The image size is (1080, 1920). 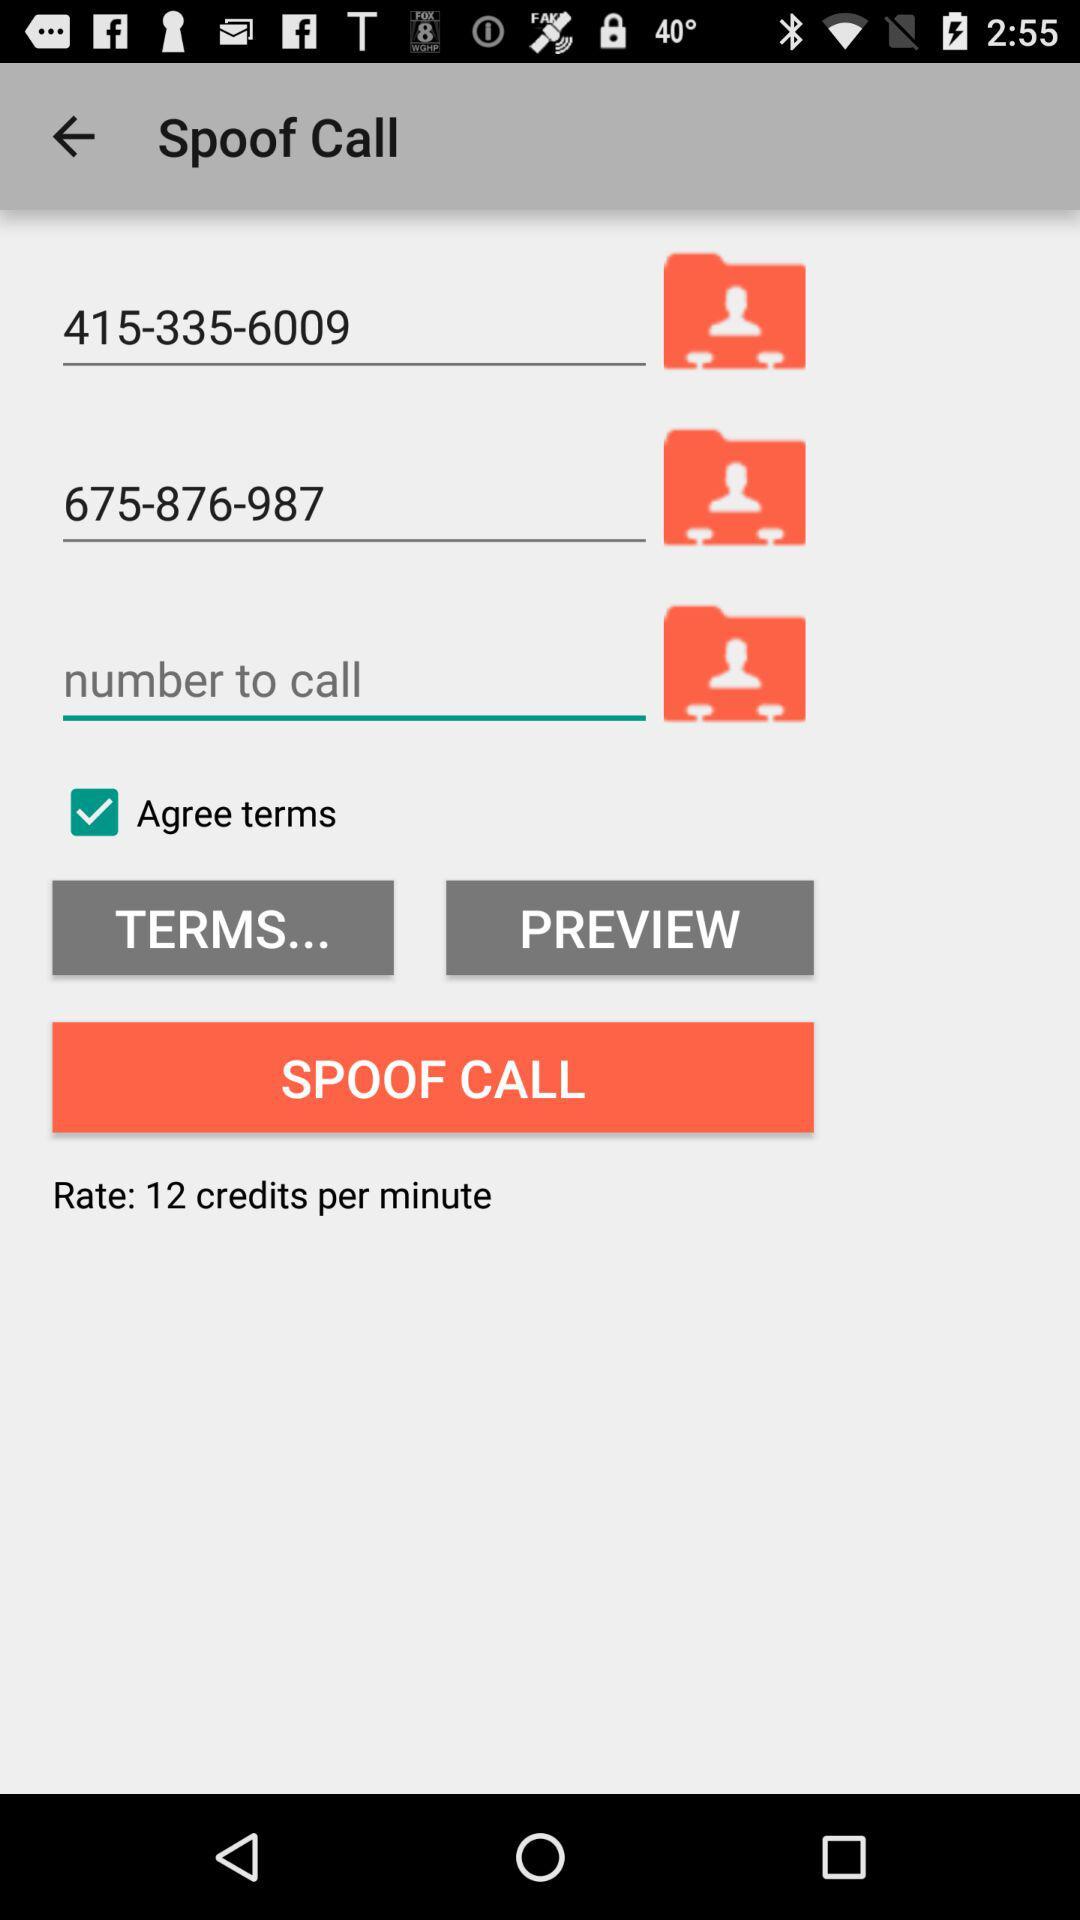 What do you see at coordinates (223, 926) in the screenshot?
I see `the item next to the preview icon` at bounding box center [223, 926].